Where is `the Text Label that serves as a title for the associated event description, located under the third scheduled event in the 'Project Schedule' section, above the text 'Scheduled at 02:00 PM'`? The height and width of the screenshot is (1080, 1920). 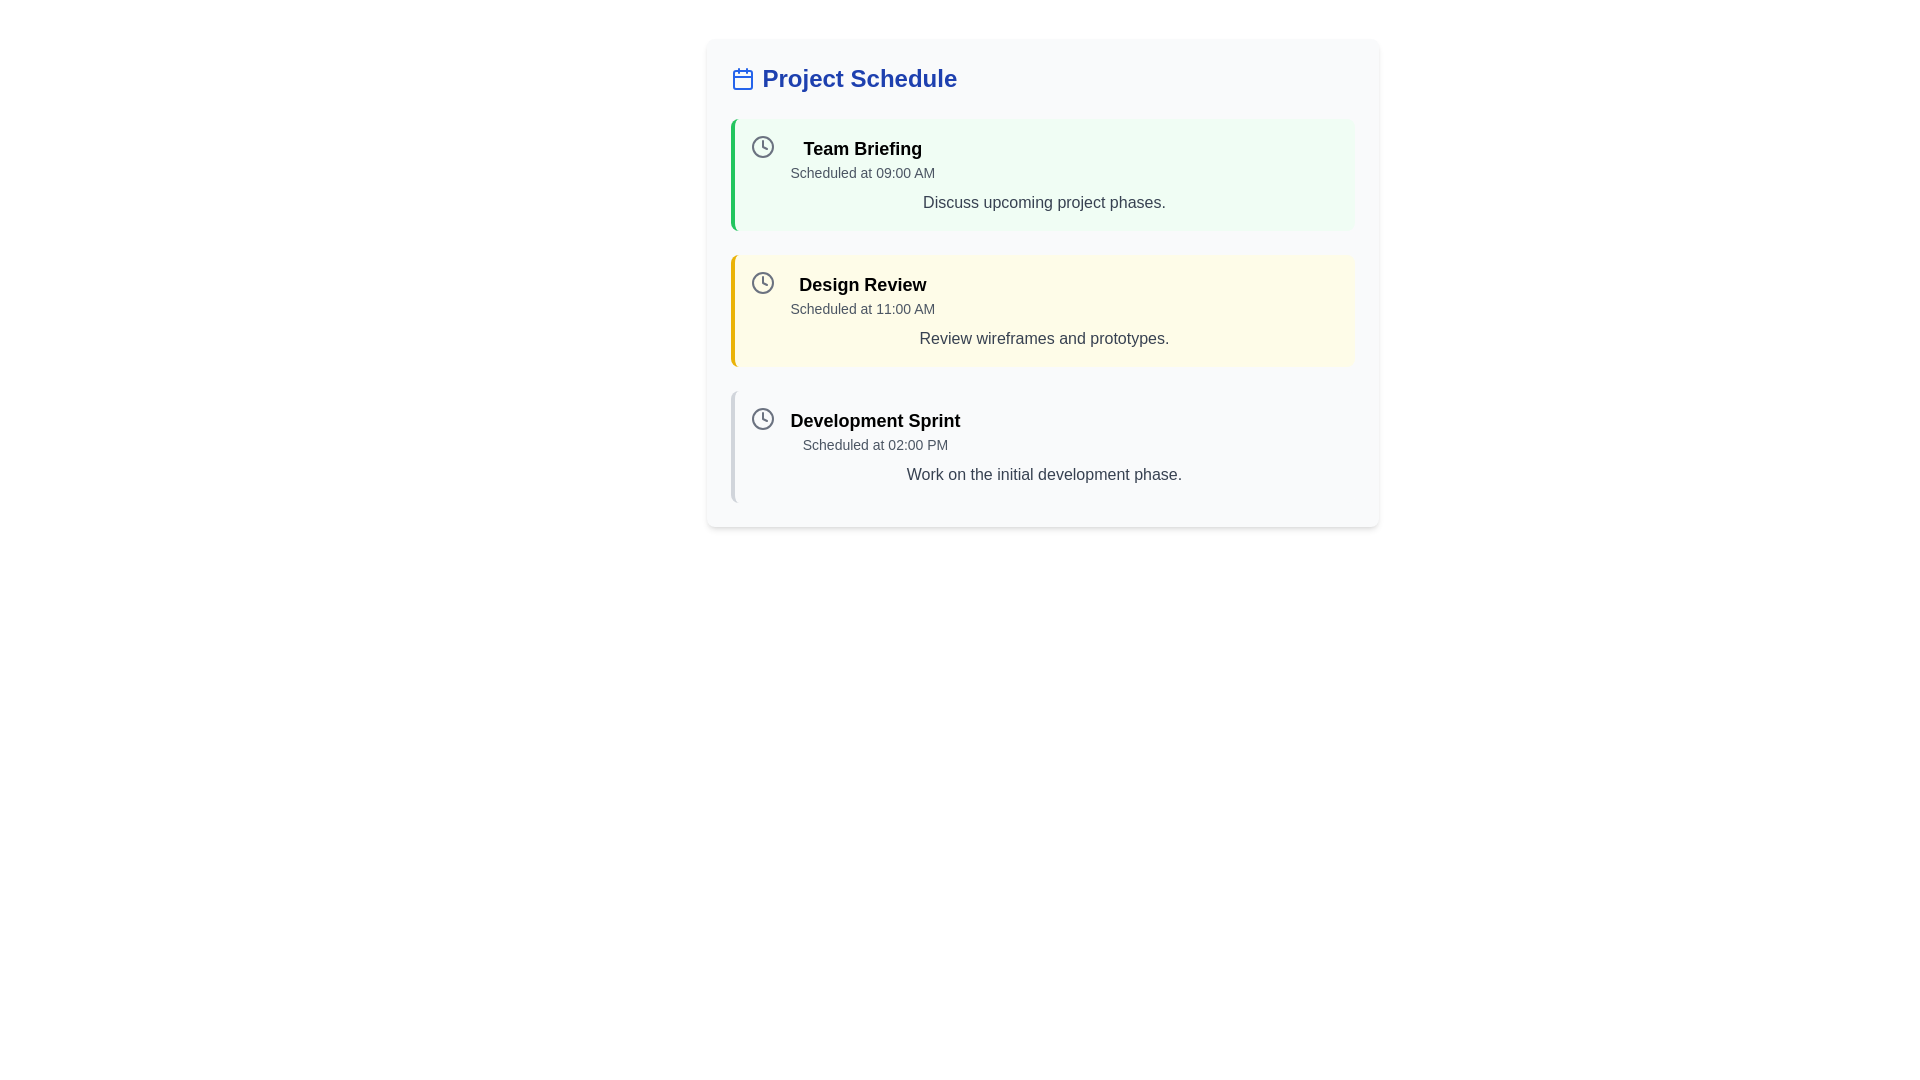
the Text Label that serves as a title for the associated event description, located under the third scheduled event in the 'Project Schedule' section, above the text 'Scheduled at 02:00 PM' is located at coordinates (875, 419).